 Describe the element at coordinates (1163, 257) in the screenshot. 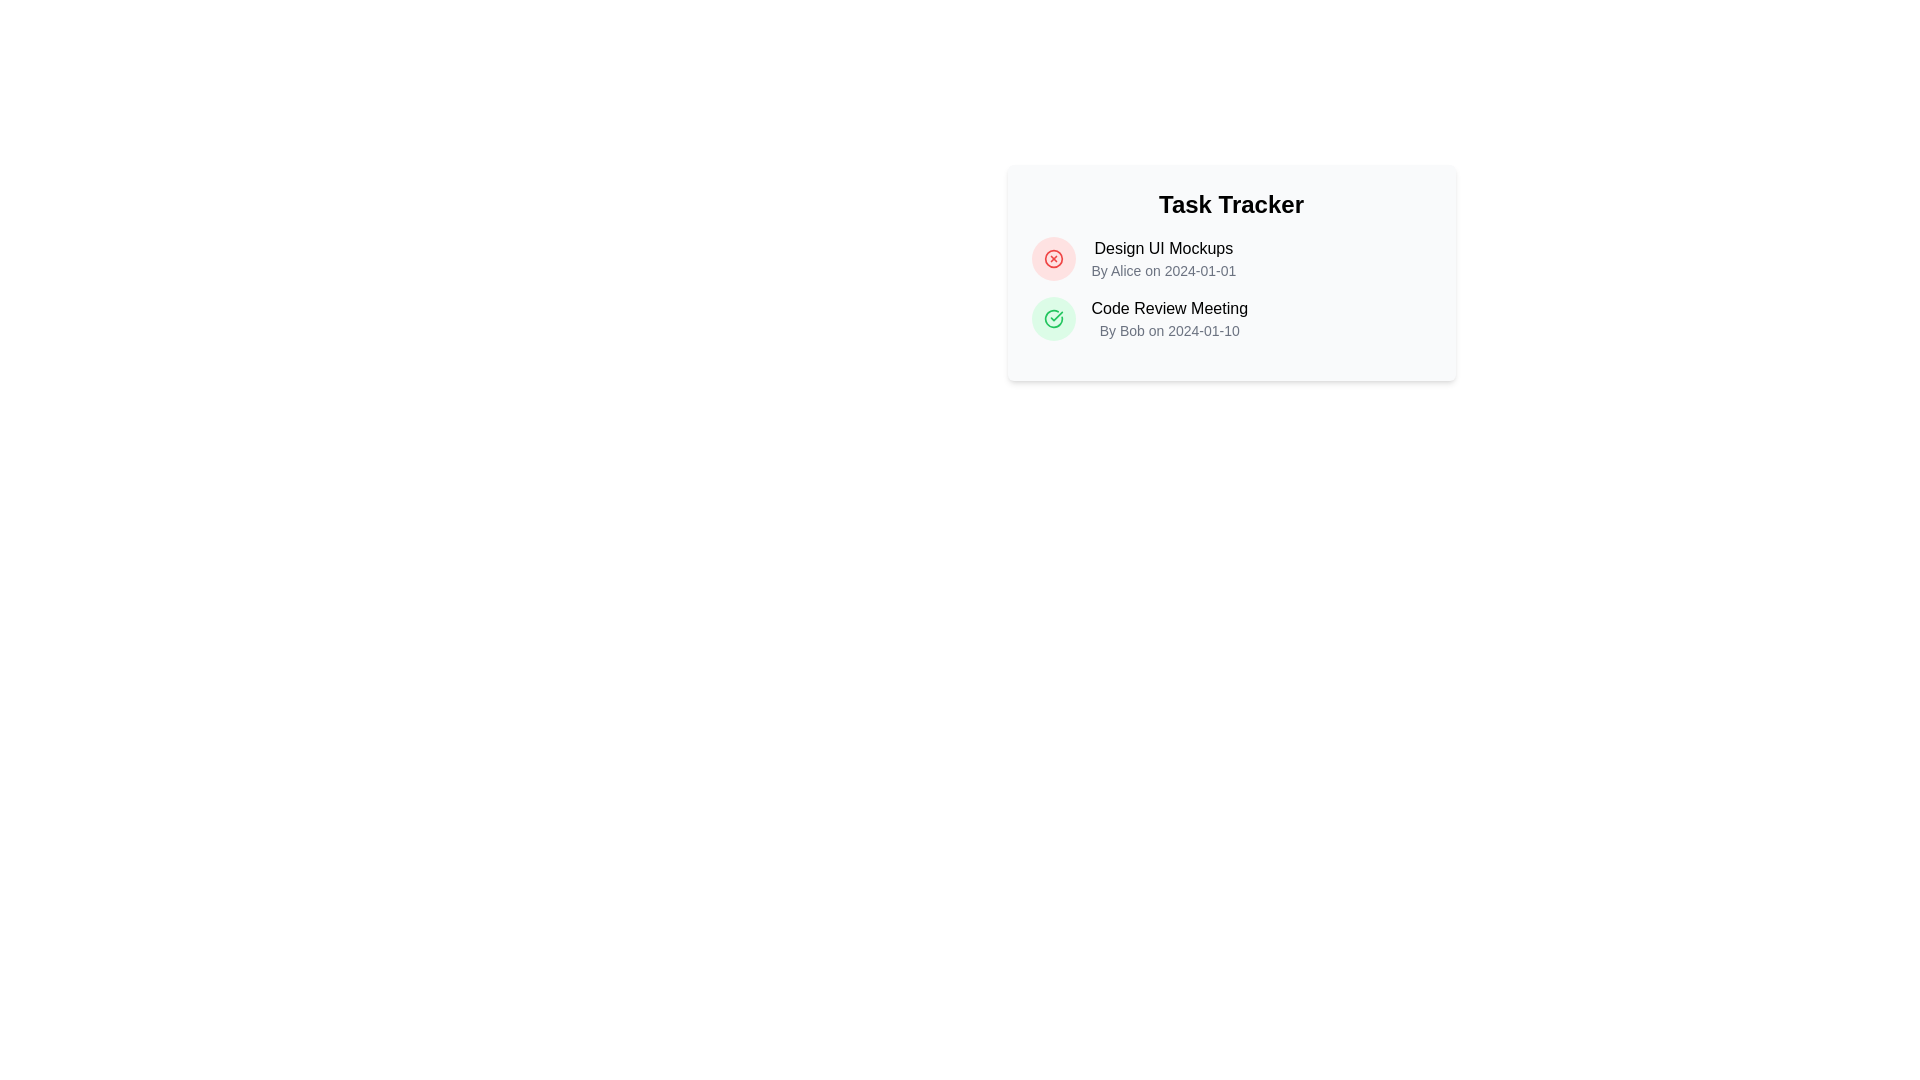

I see `and copy the text from the text block containing the title 'Design UI Mockups' and subtitle 'By Alice on 2024-01-01', which is positioned to the right of a round red icon` at that location.